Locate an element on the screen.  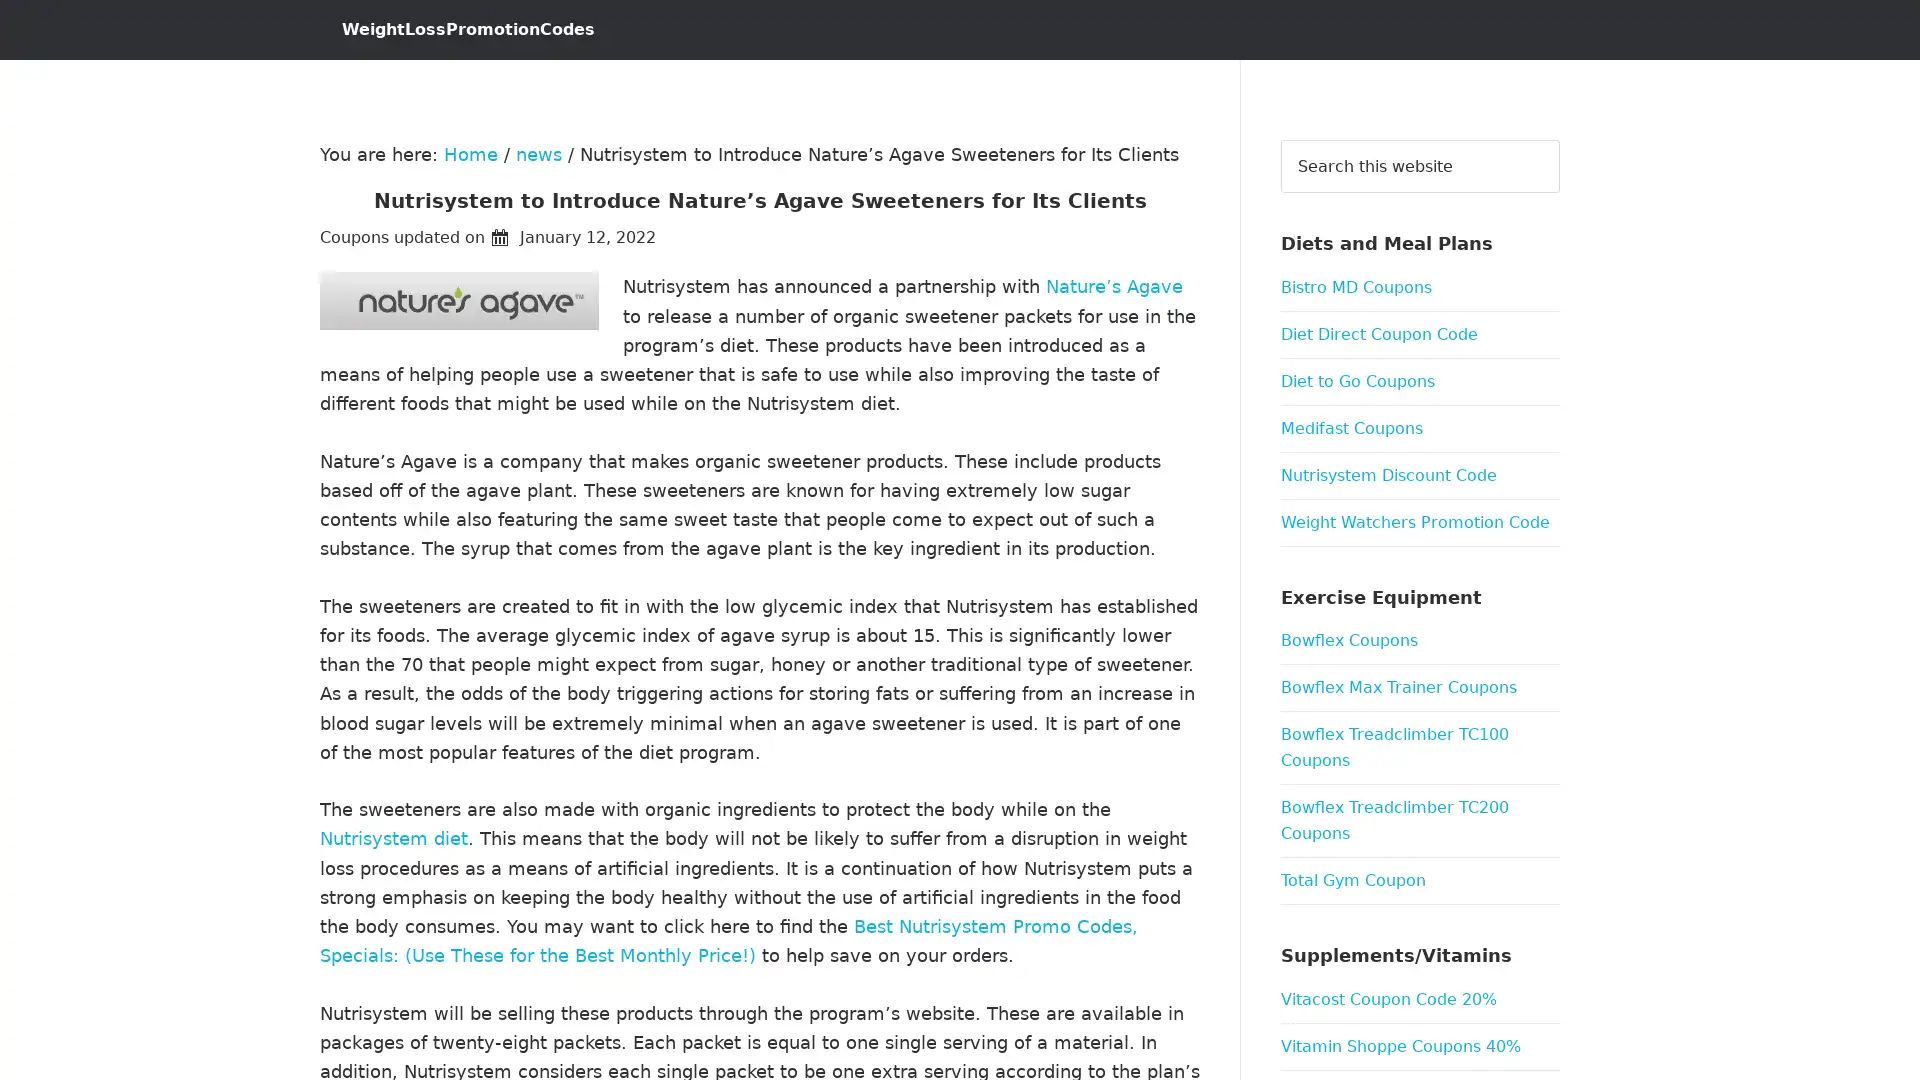
Search is located at coordinates (1558, 138).